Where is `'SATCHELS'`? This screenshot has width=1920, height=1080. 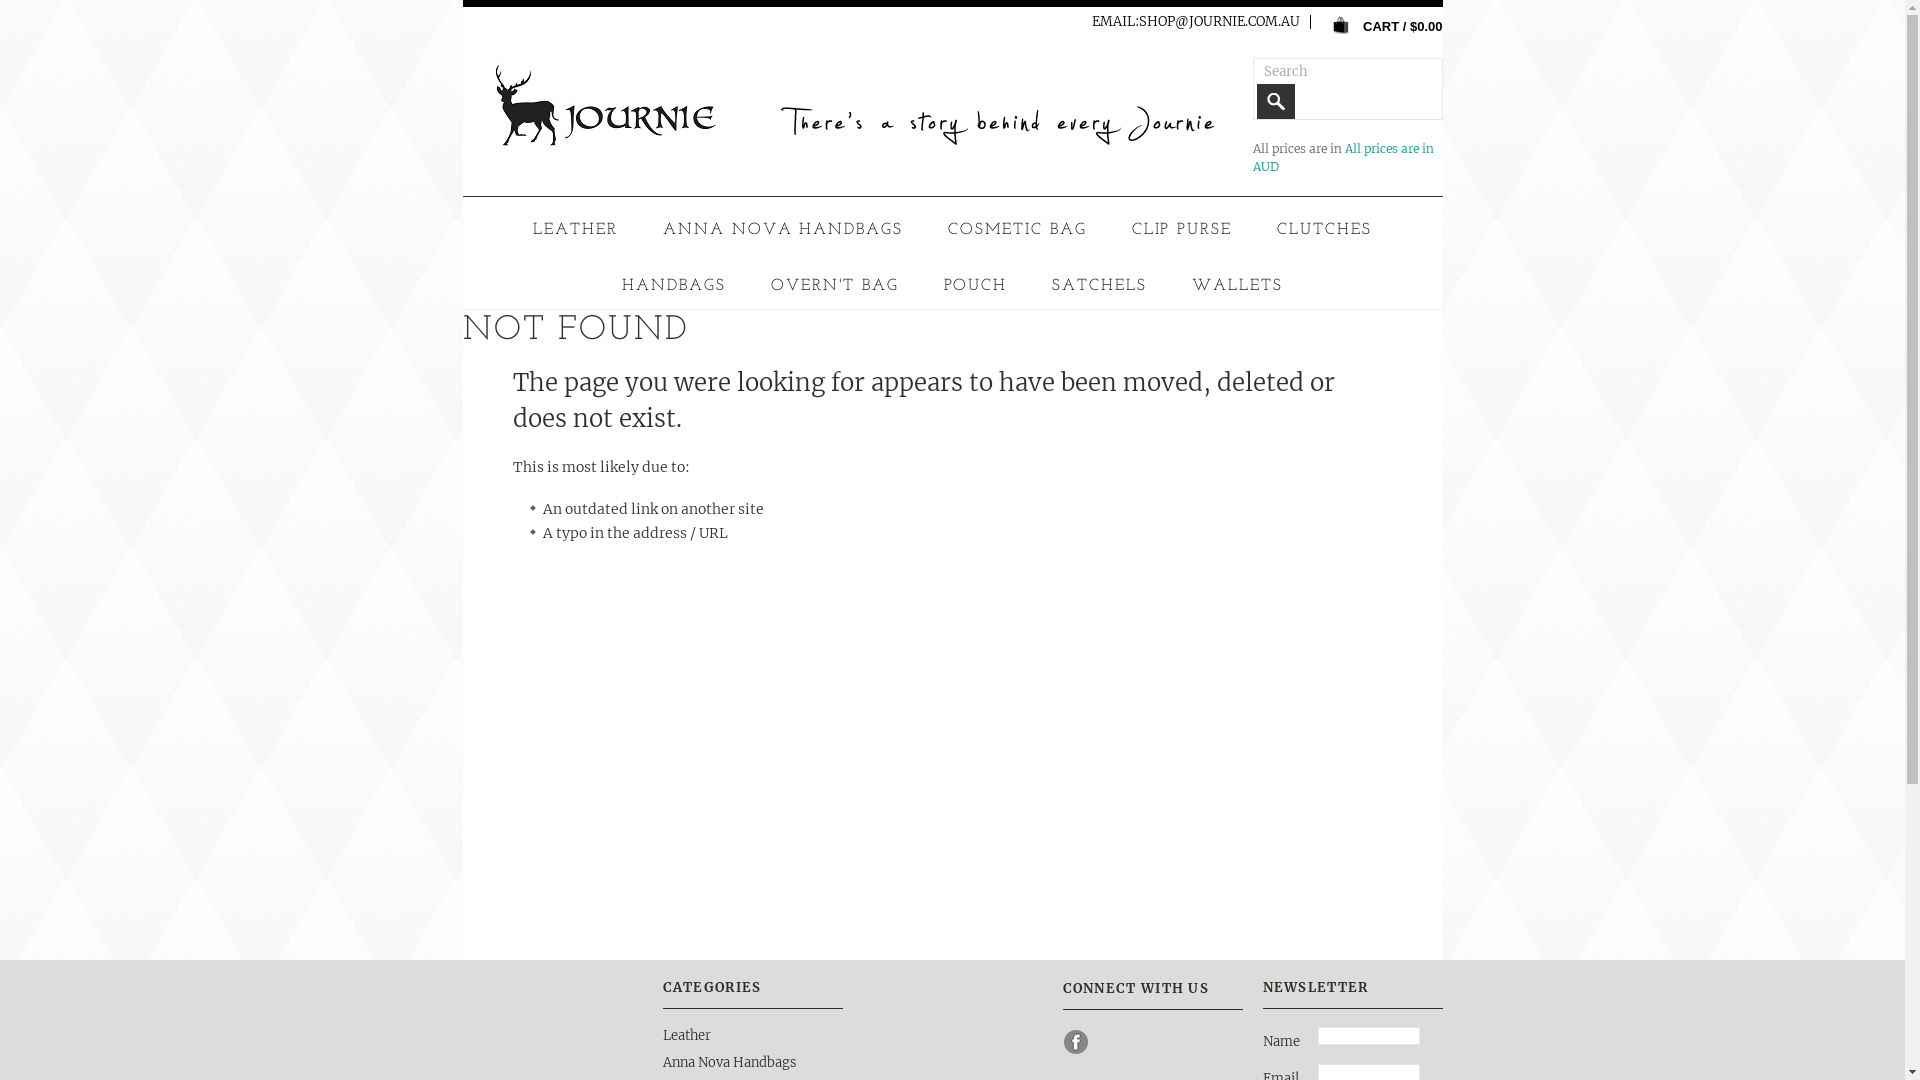
'SATCHELS' is located at coordinates (1098, 285).